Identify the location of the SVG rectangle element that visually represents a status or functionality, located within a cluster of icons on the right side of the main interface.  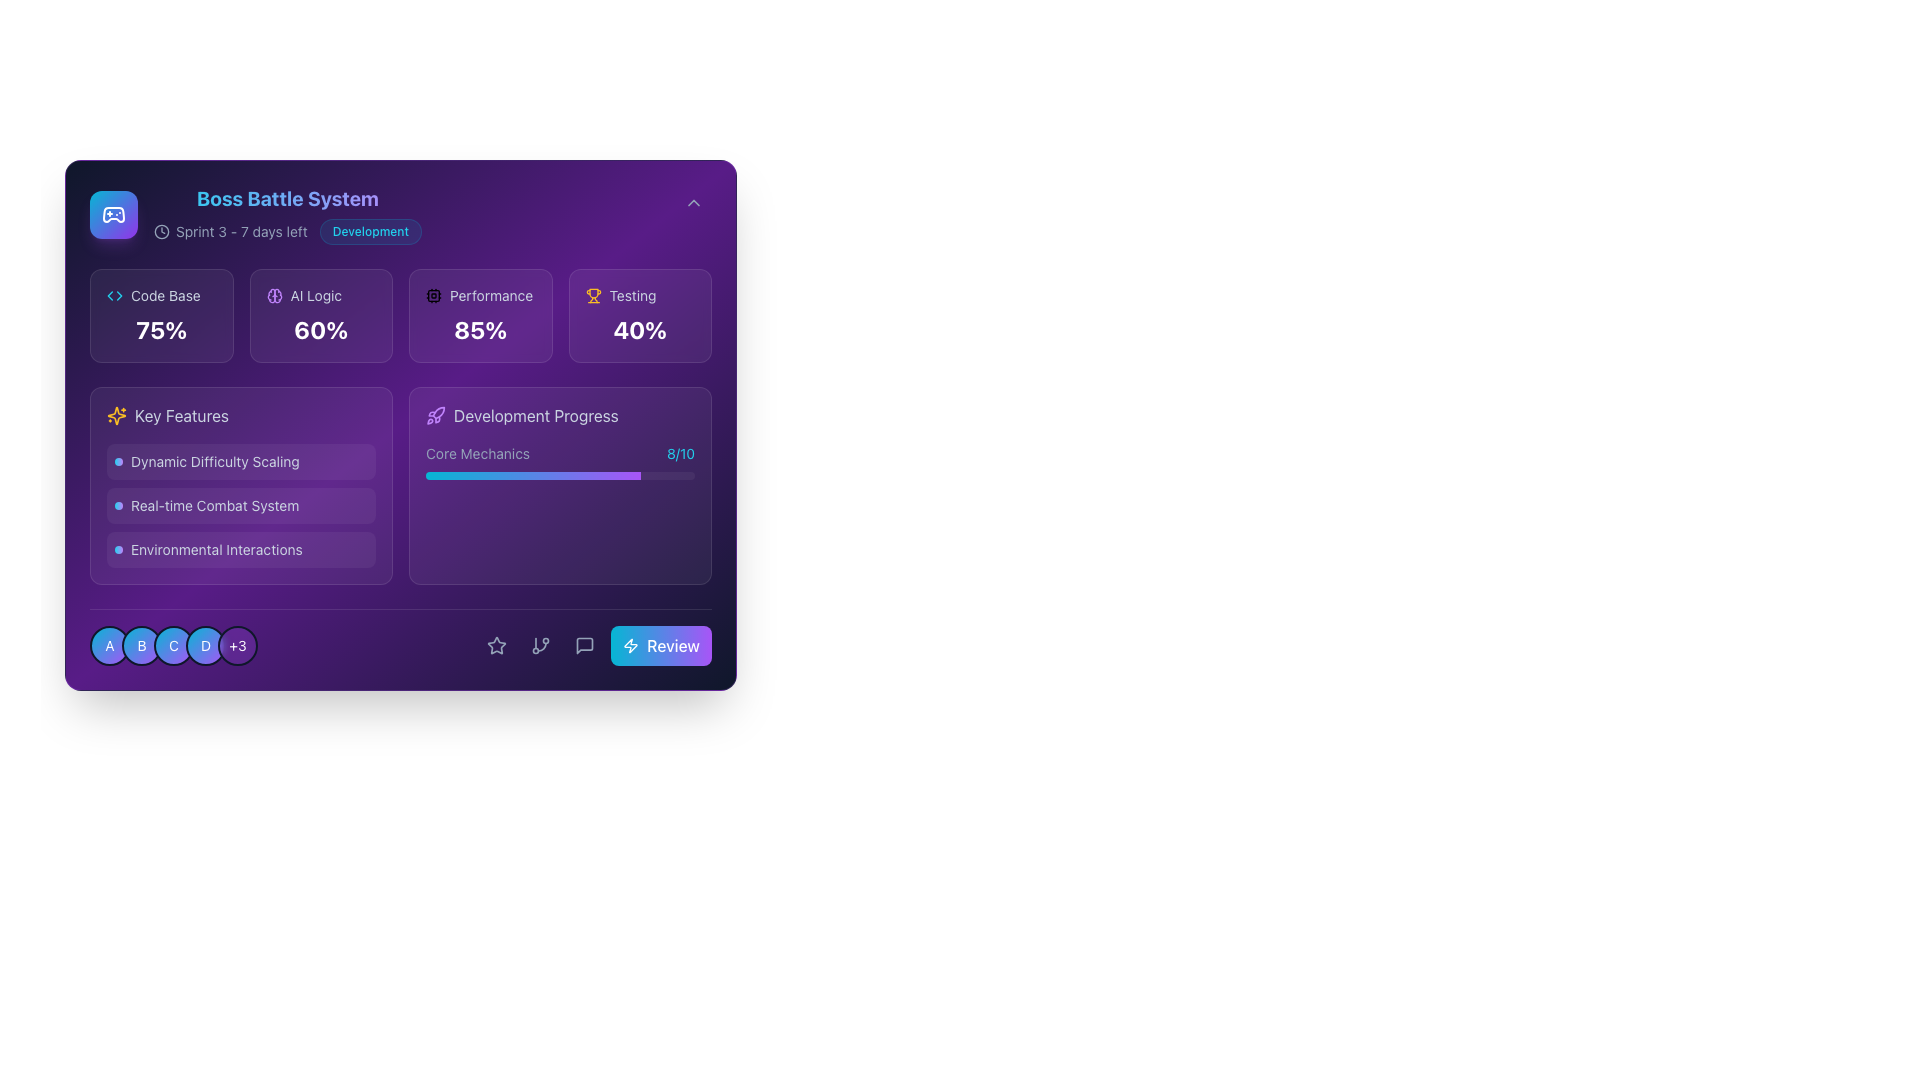
(432, 296).